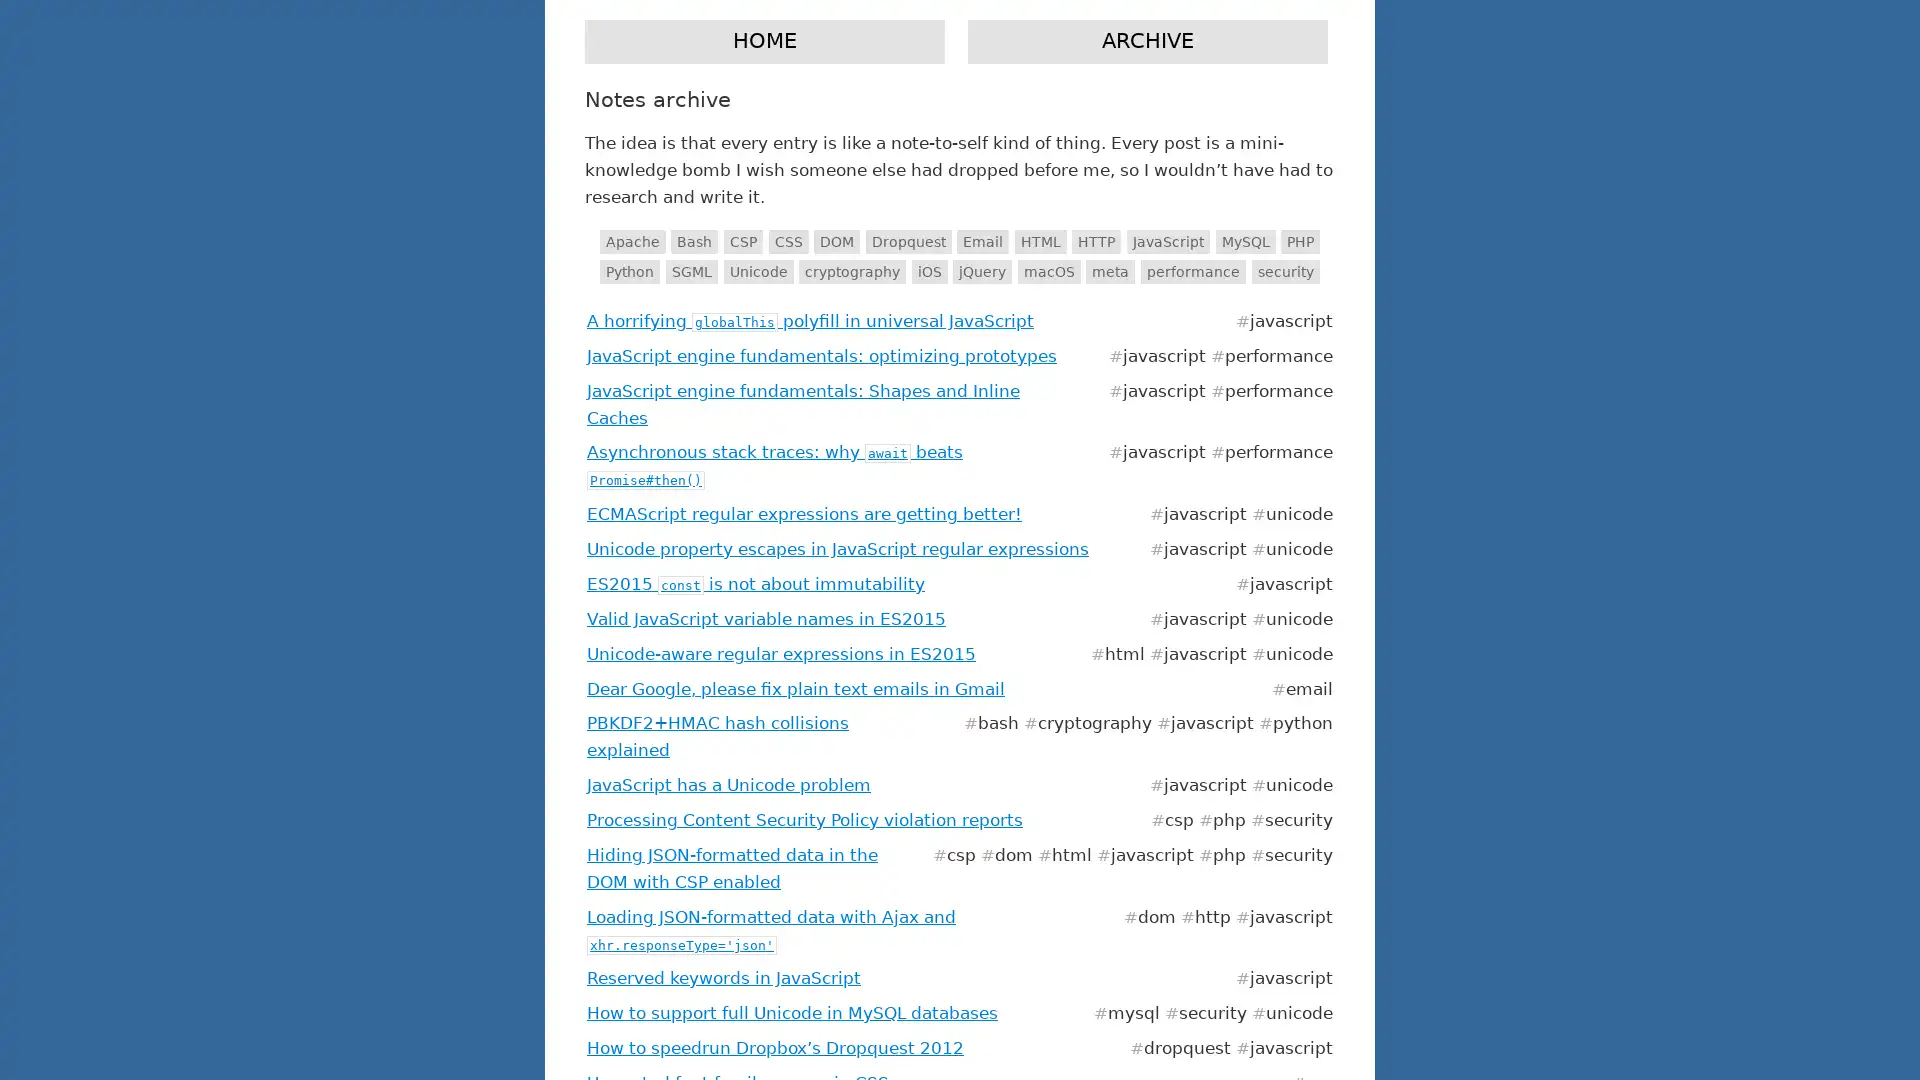 The height and width of the screenshot is (1080, 1920). I want to click on Bash, so click(694, 241).